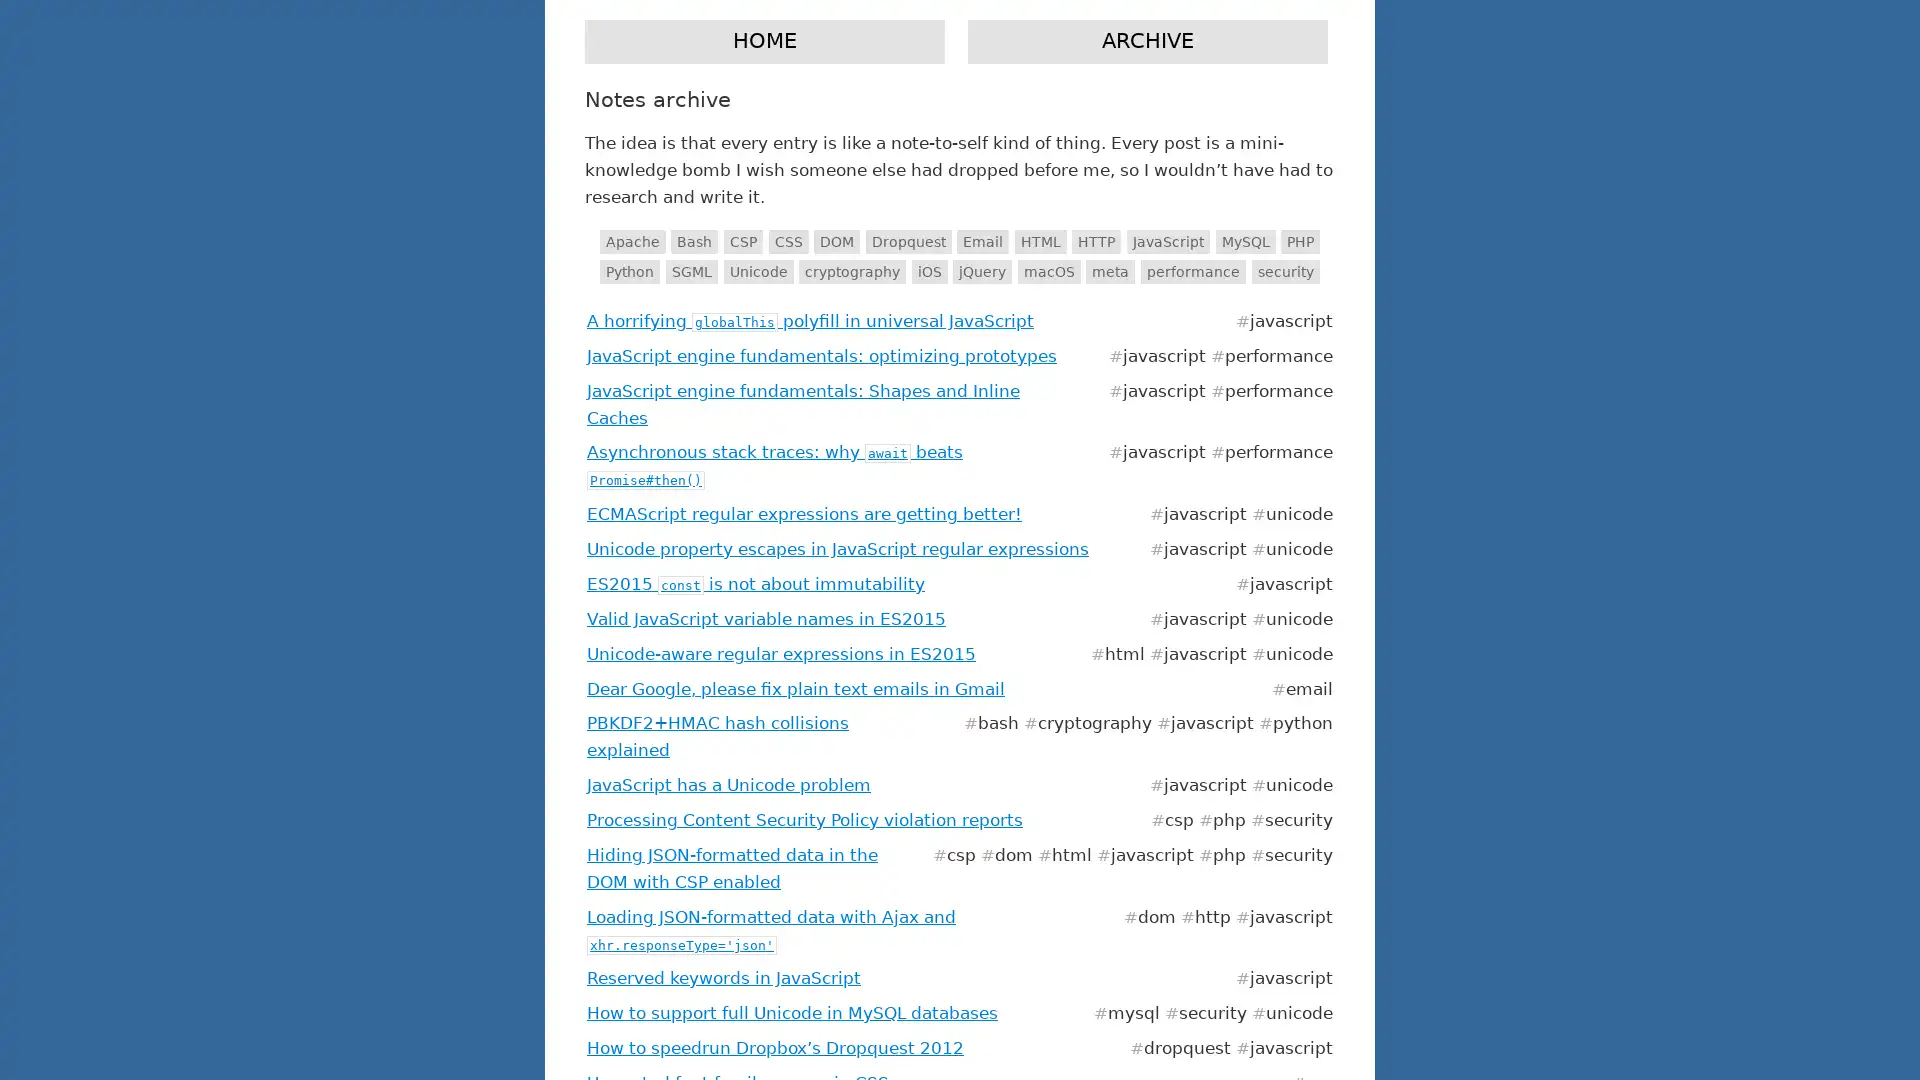 The height and width of the screenshot is (1080, 1920). I want to click on Bash, so click(694, 241).